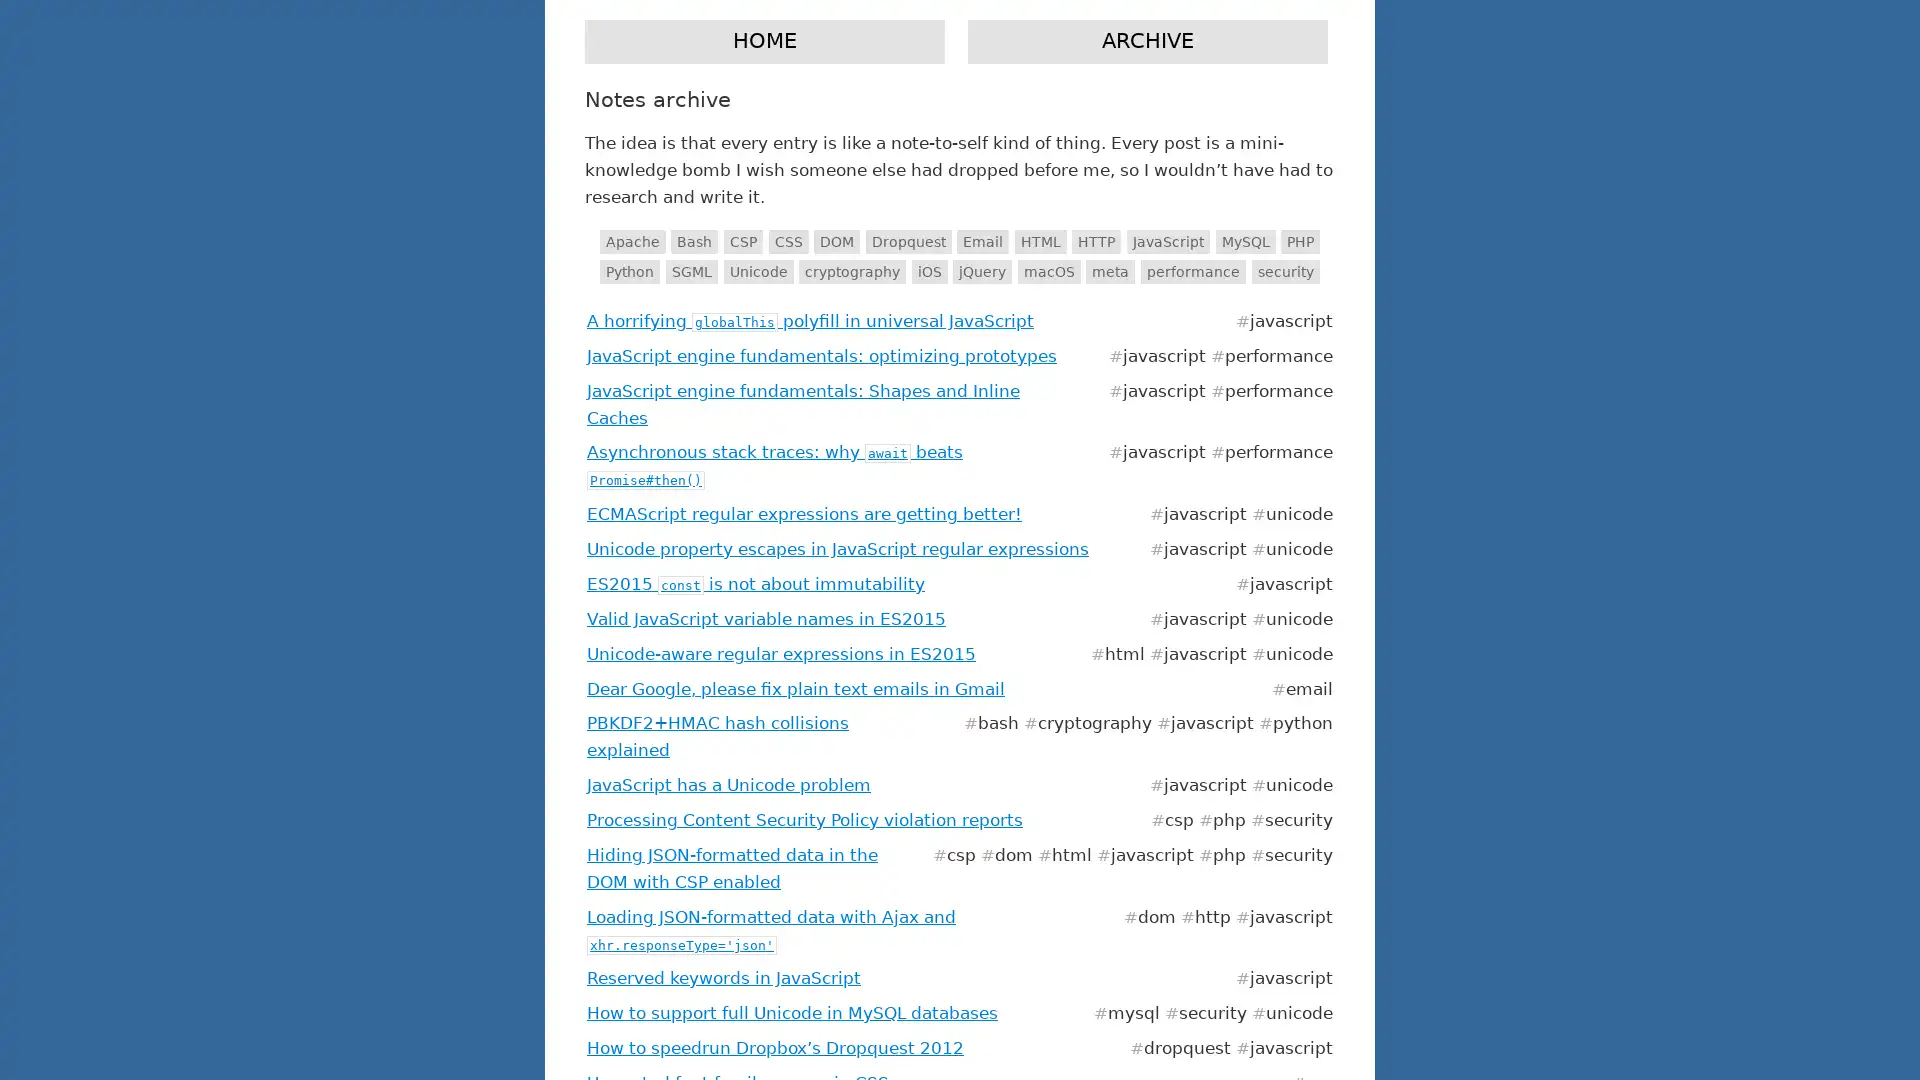 The height and width of the screenshot is (1080, 1920). I want to click on Bash, so click(694, 241).